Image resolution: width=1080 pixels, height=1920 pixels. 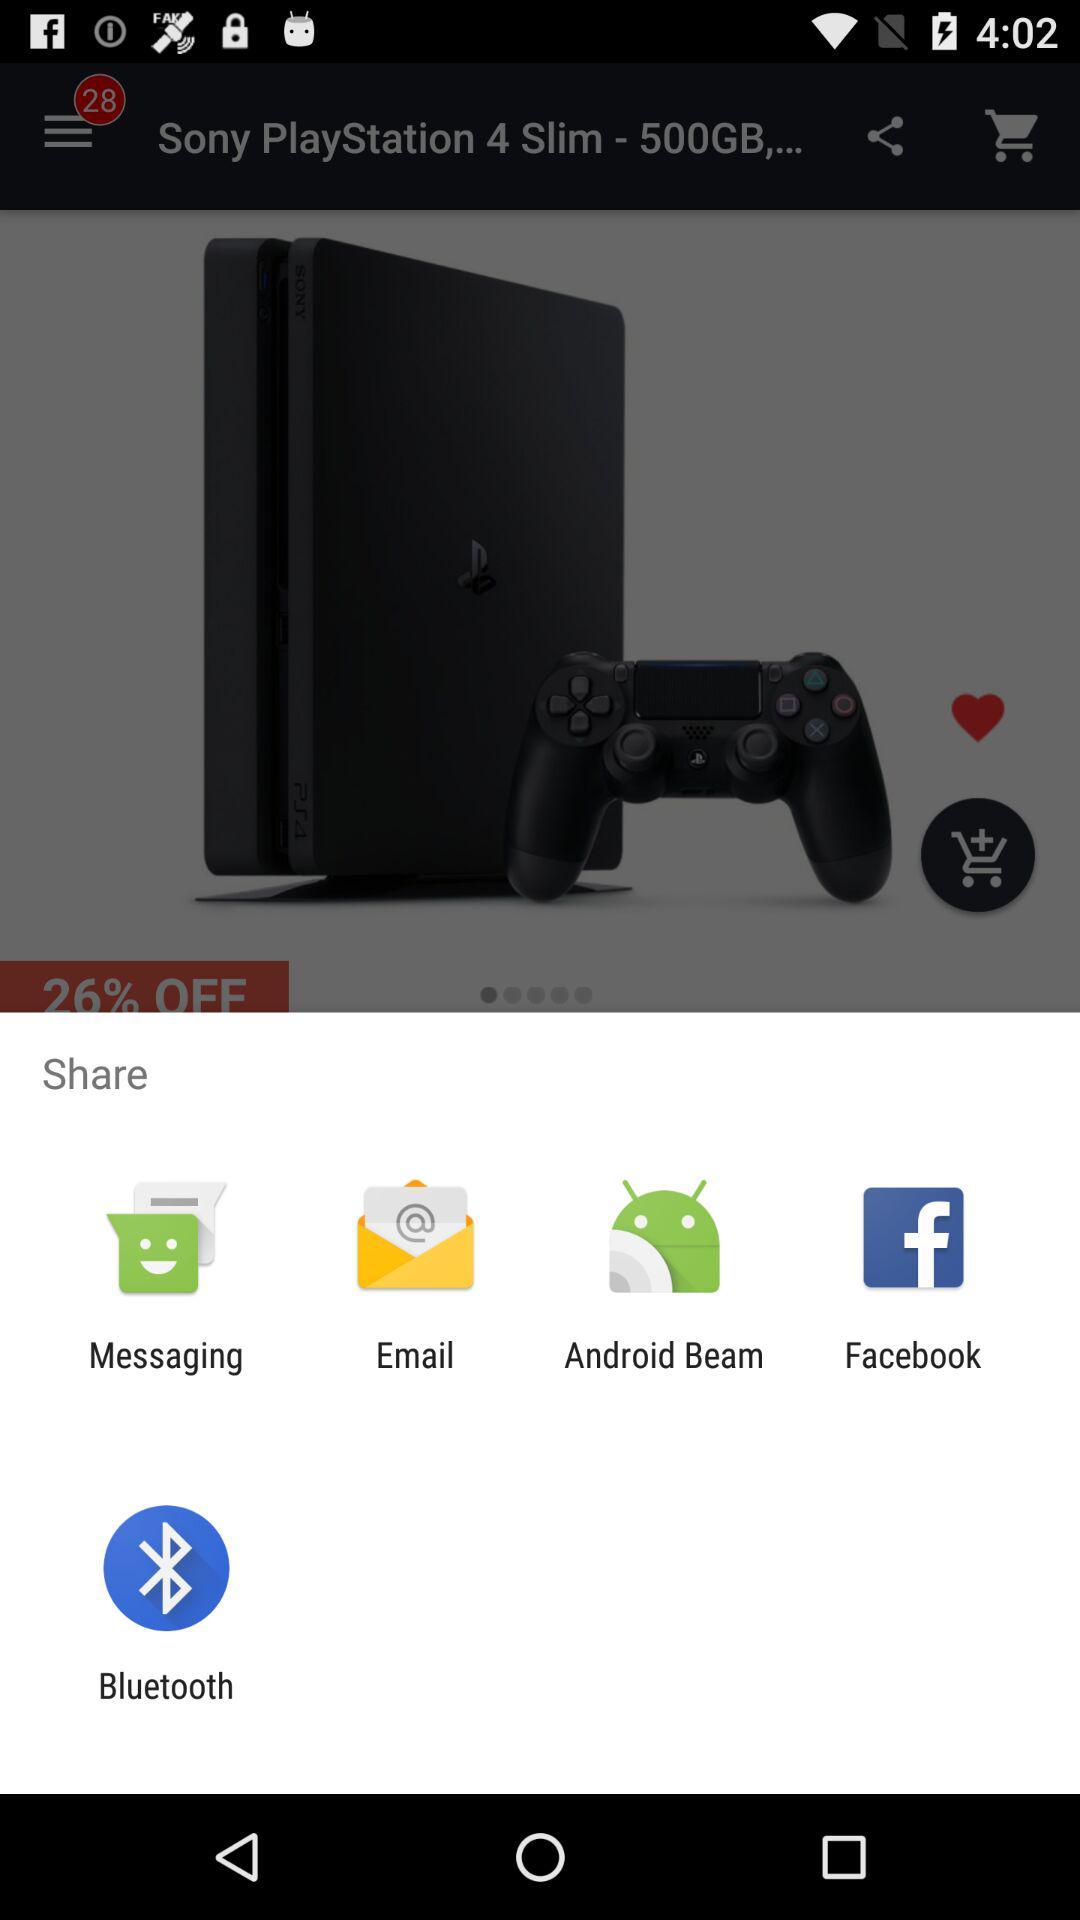 I want to click on the app next to the android beam app, so click(x=414, y=1374).